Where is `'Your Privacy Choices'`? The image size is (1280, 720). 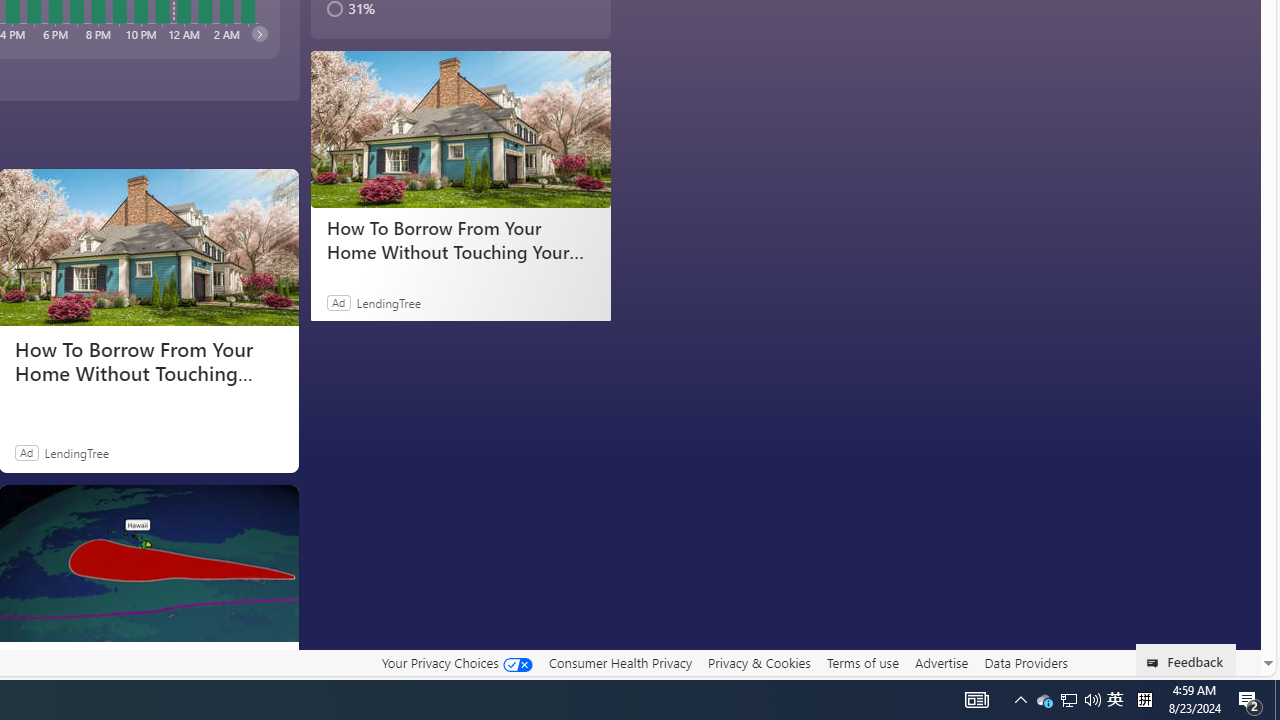 'Your Privacy Choices' is located at coordinates (455, 662).